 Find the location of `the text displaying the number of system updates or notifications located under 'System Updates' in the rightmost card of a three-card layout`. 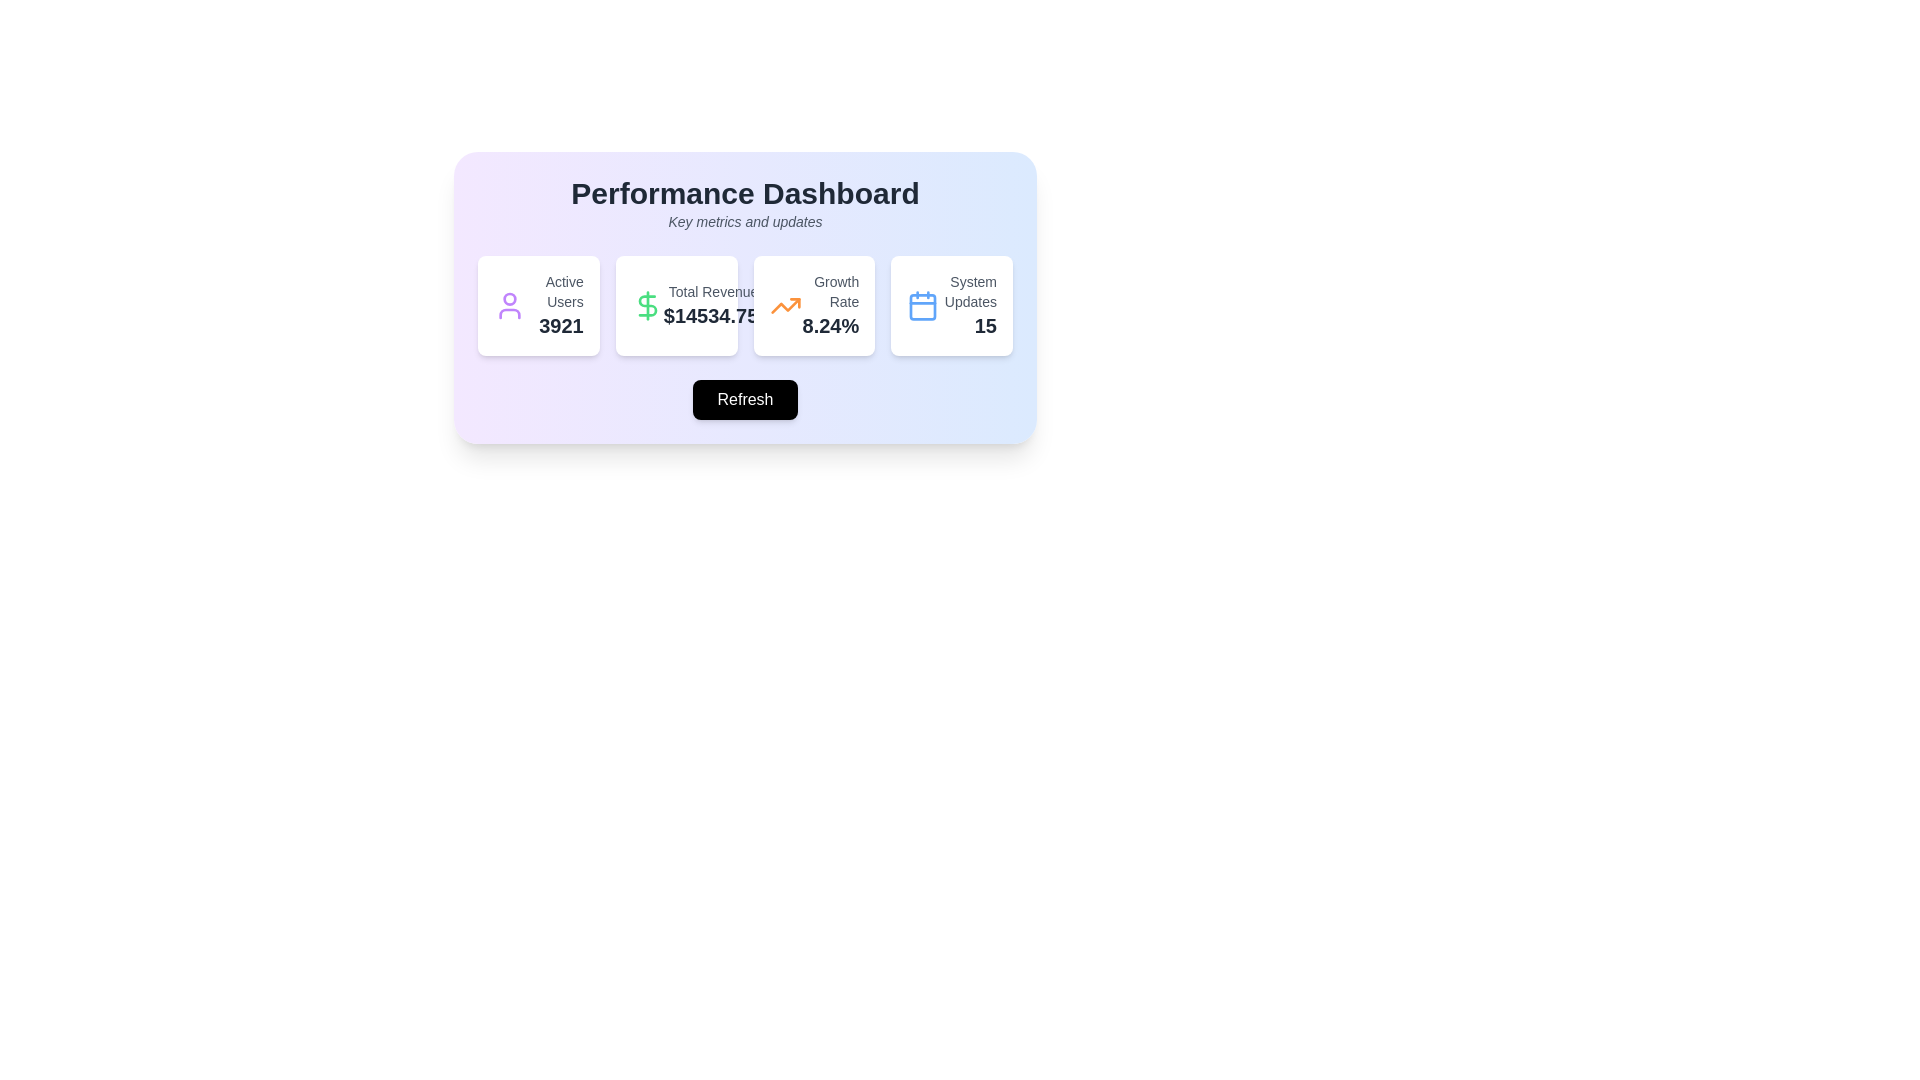

the text displaying the number of system updates or notifications located under 'System Updates' in the rightmost card of a three-card layout is located at coordinates (968, 325).